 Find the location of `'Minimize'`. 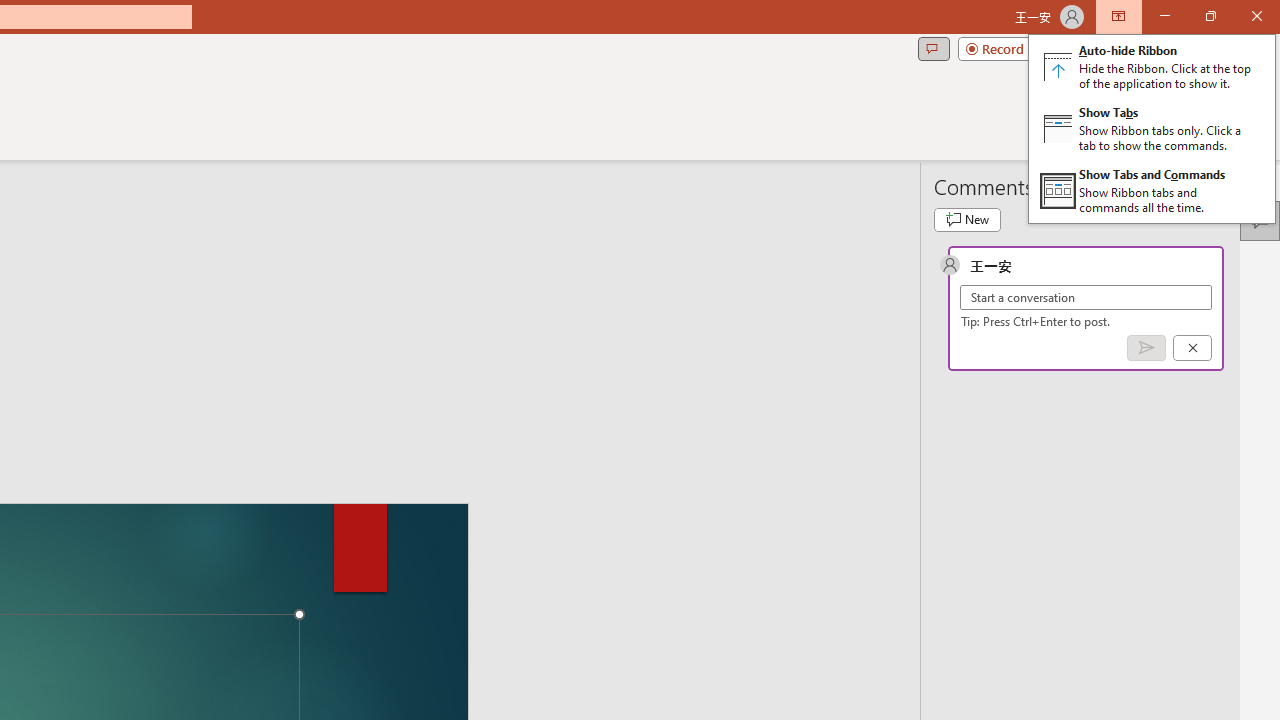

'Minimize' is located at coordinates (1164, 16).